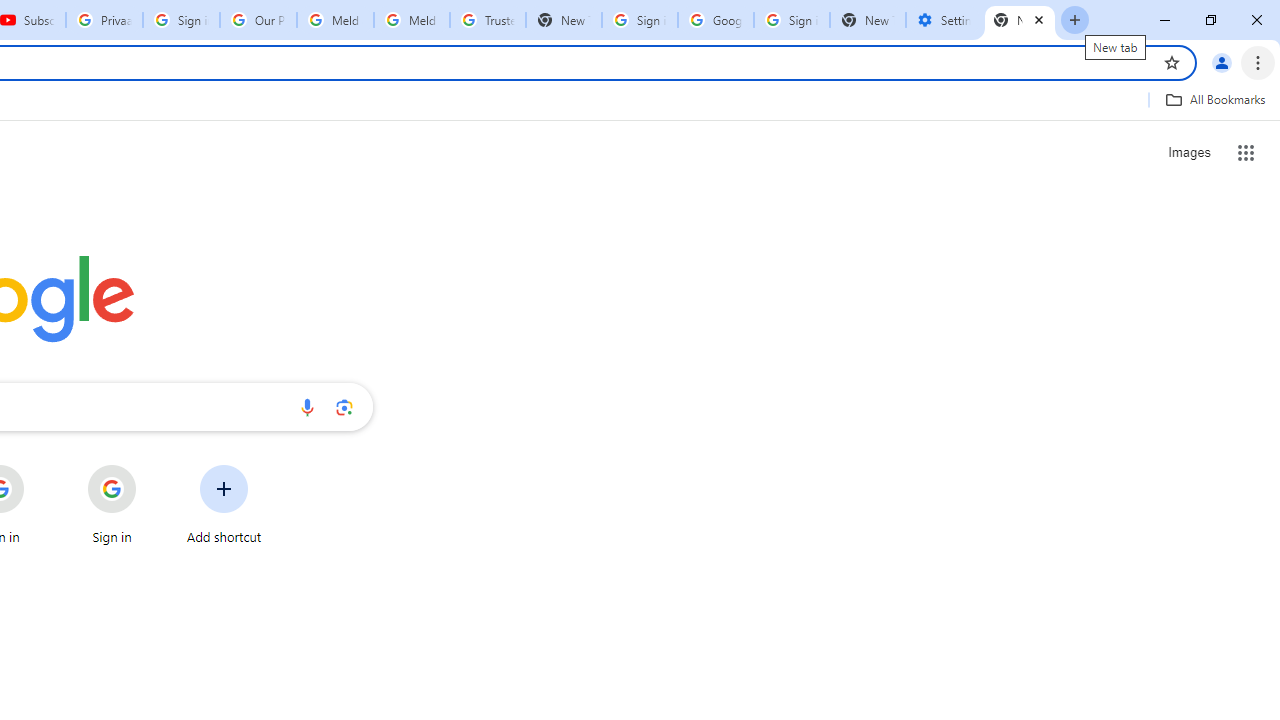 The image size is (1280, 720). What do you see at coordinates (488, 20) in the screenshot?
I see `'Trusted Information and Content - Google Safety Center'` at bounding box center [488, 20].